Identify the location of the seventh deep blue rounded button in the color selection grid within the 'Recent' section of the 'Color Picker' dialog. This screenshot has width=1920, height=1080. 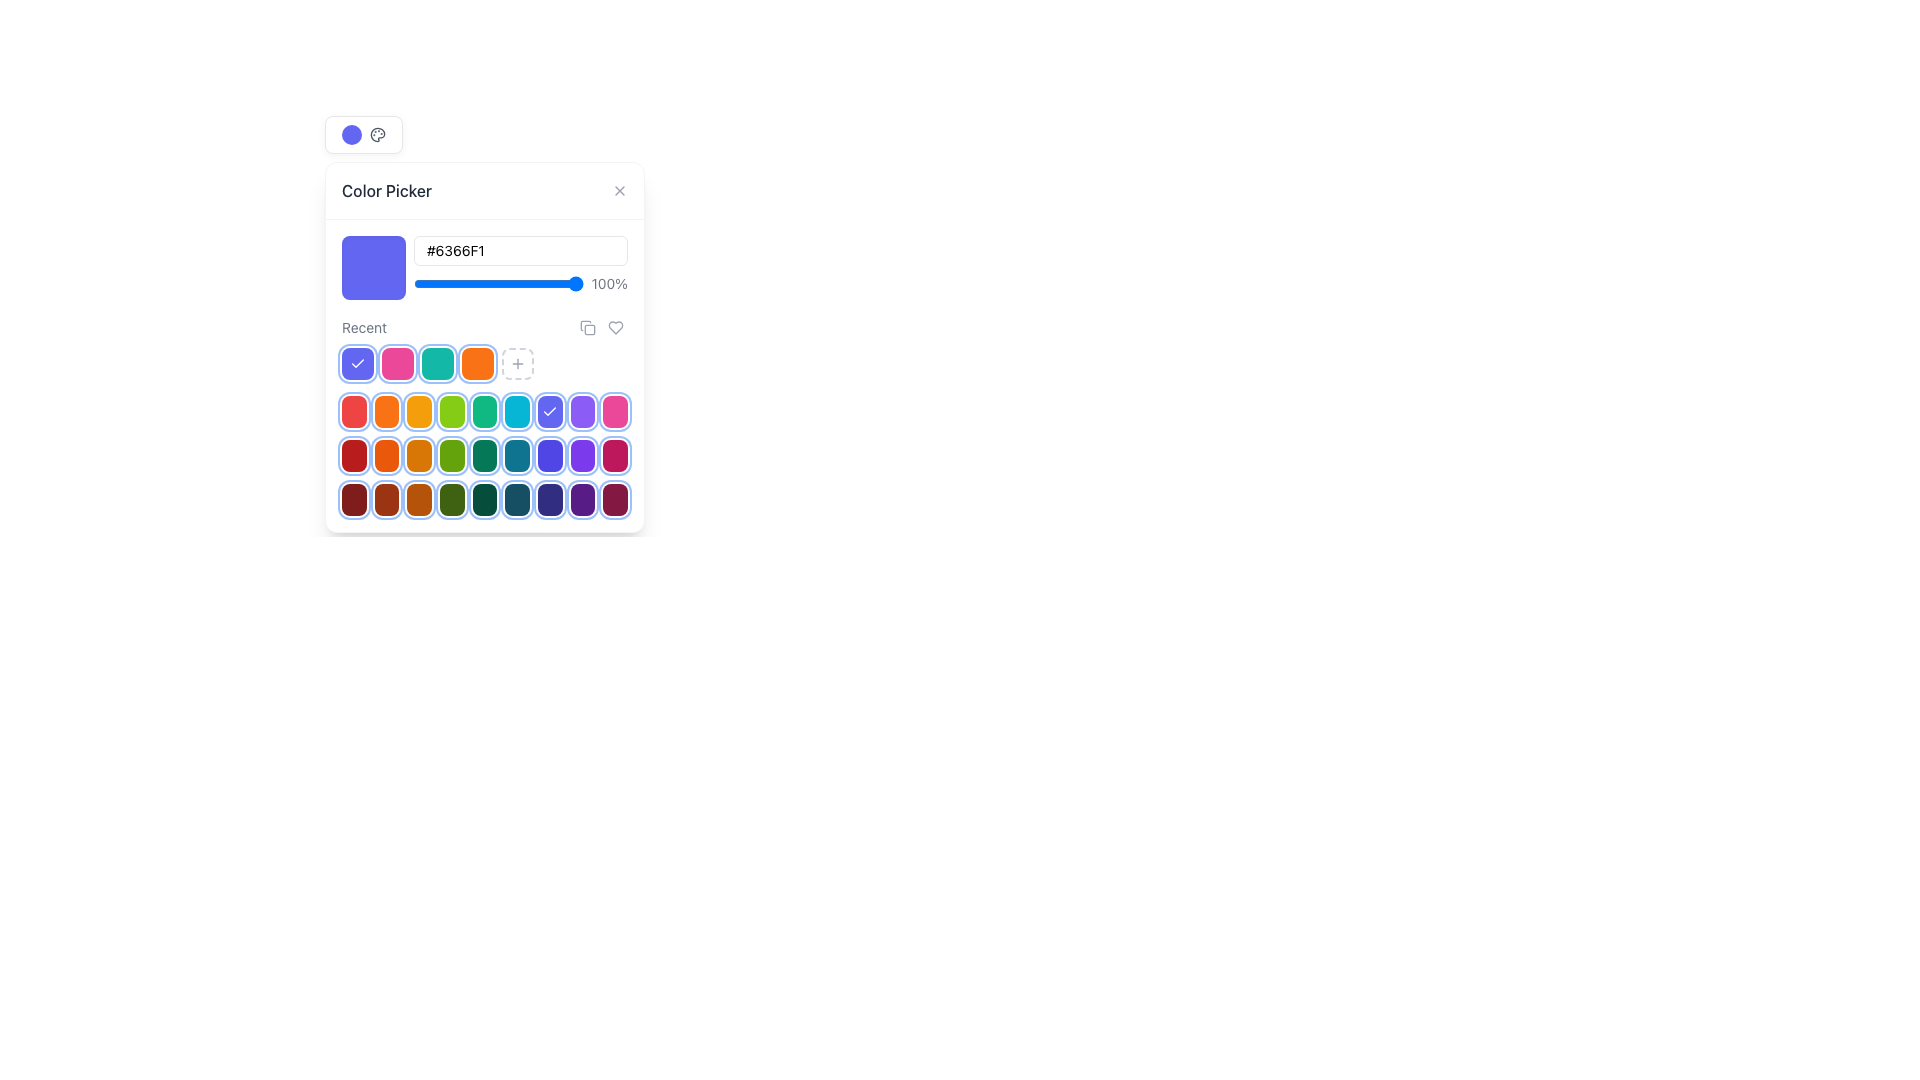
(550, 499).